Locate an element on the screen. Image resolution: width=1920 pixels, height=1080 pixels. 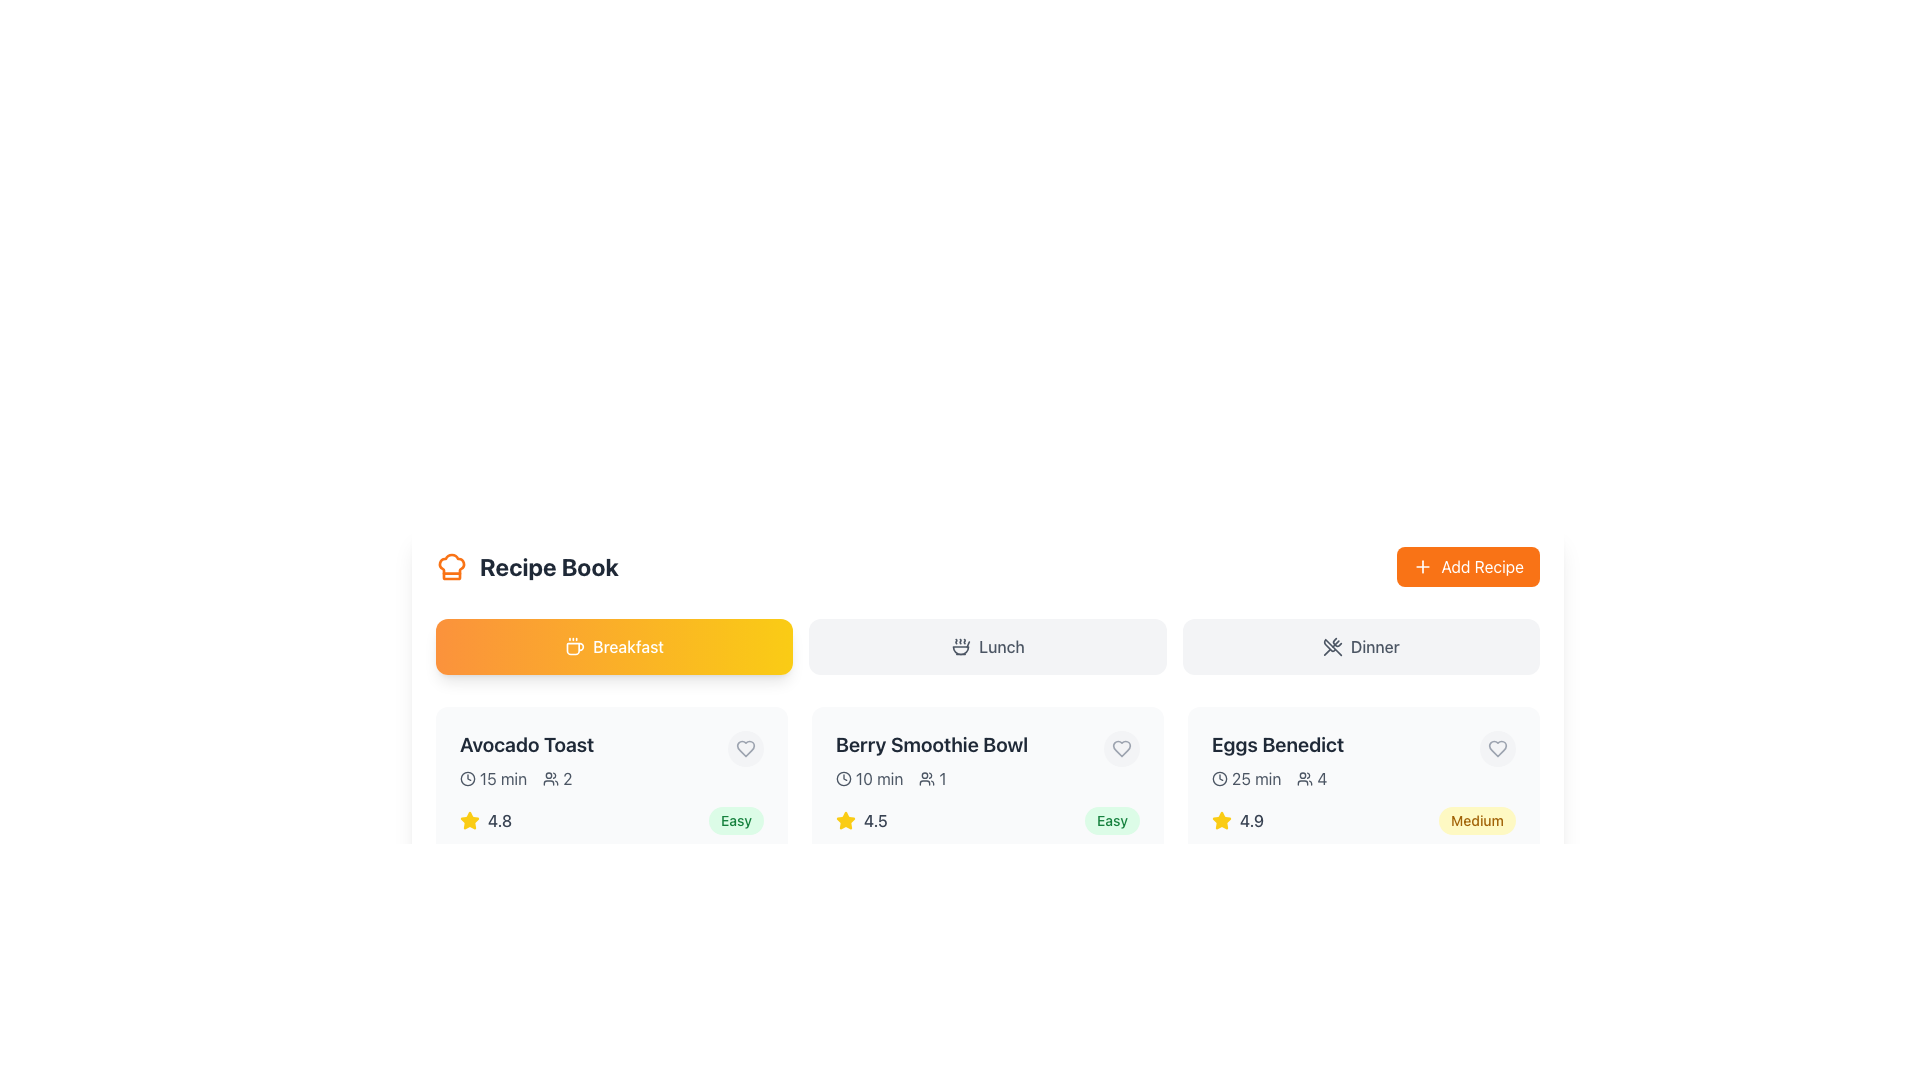
the text and icon combination component that indicates the preparation time for the 'Avocado Toast' recipe, located under the 'Breakfast' category in the first recipe card is located at coordinates (493, 778).